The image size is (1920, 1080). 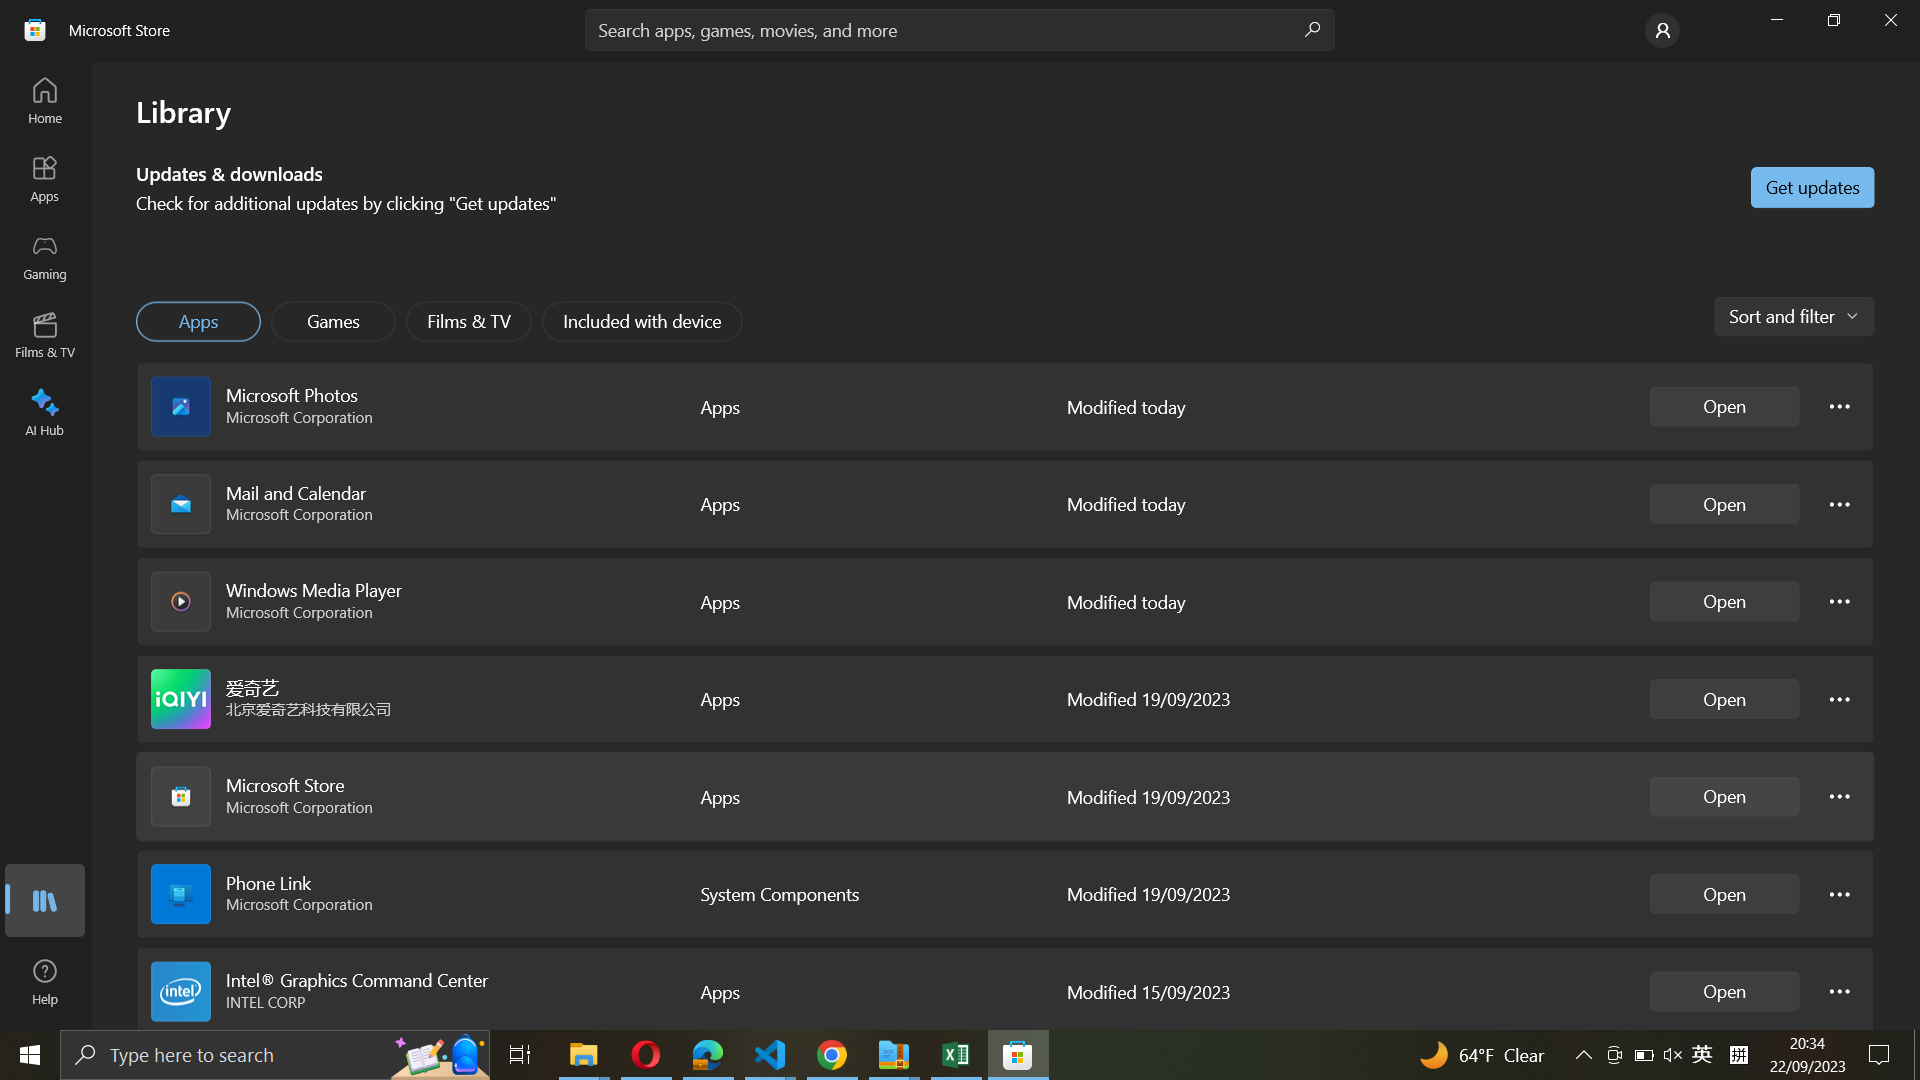 What do you see at coordinates (1840, 500) in the screenshot?
I see `Mail and calendar options` at bounding box center [1840, 500].